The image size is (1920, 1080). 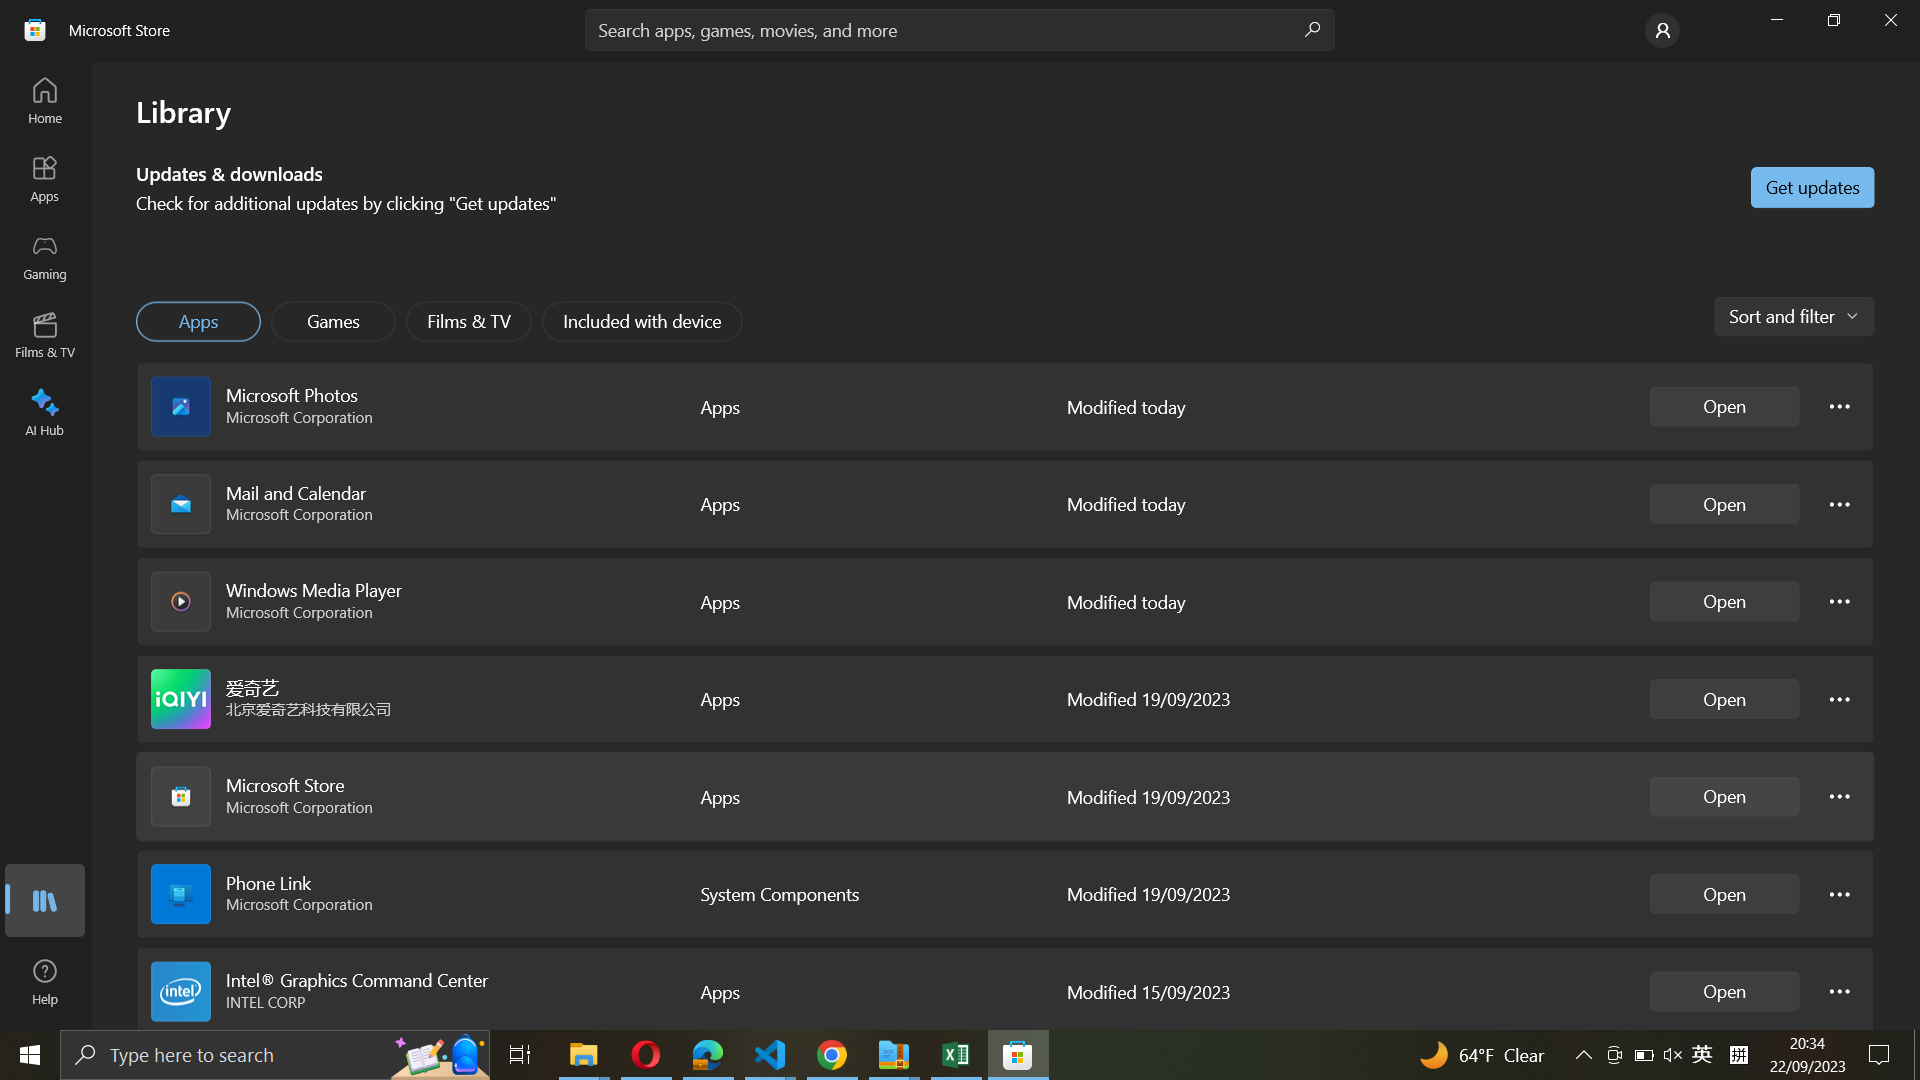 What do you see at coordinates (1840, 500) in the screenshot?
I see `Mail and calendar options` at bounding box center [1840, 500].